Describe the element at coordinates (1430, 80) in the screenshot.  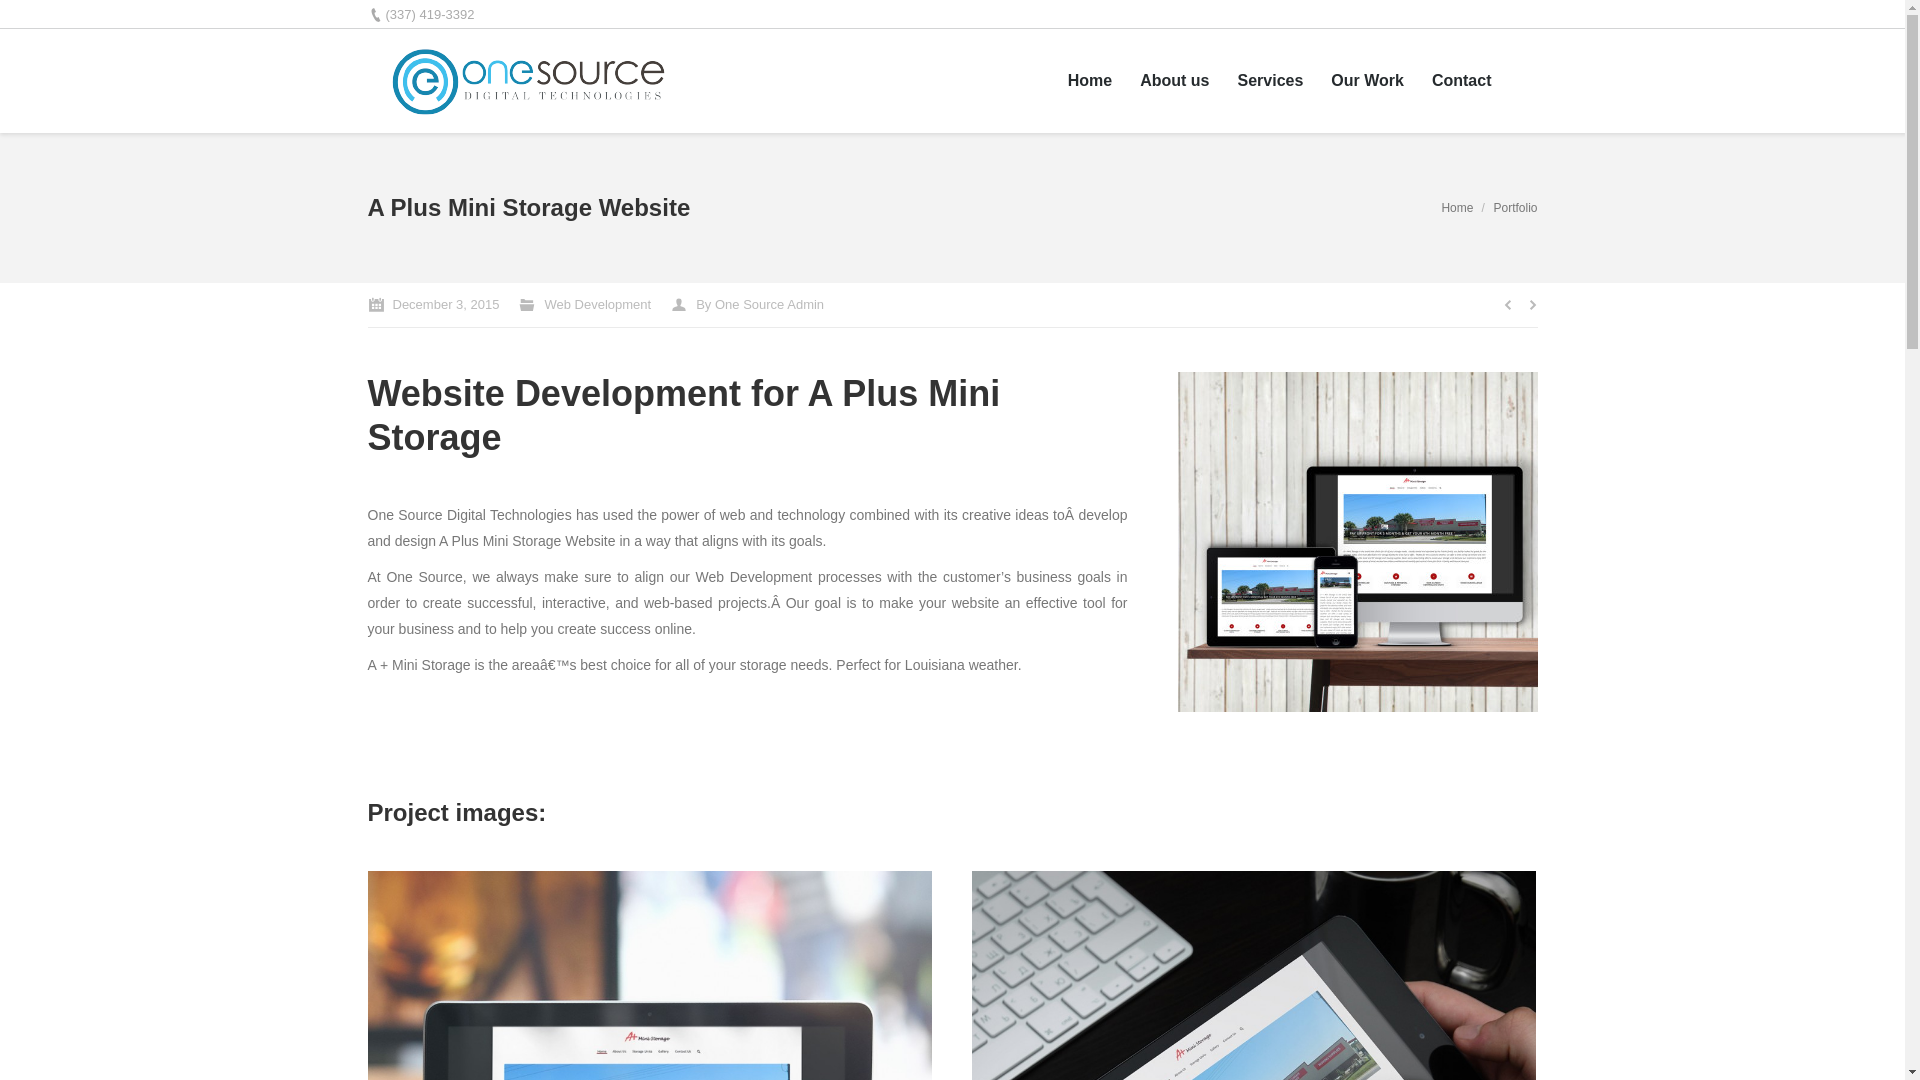
I see `'Contact'` at that location.